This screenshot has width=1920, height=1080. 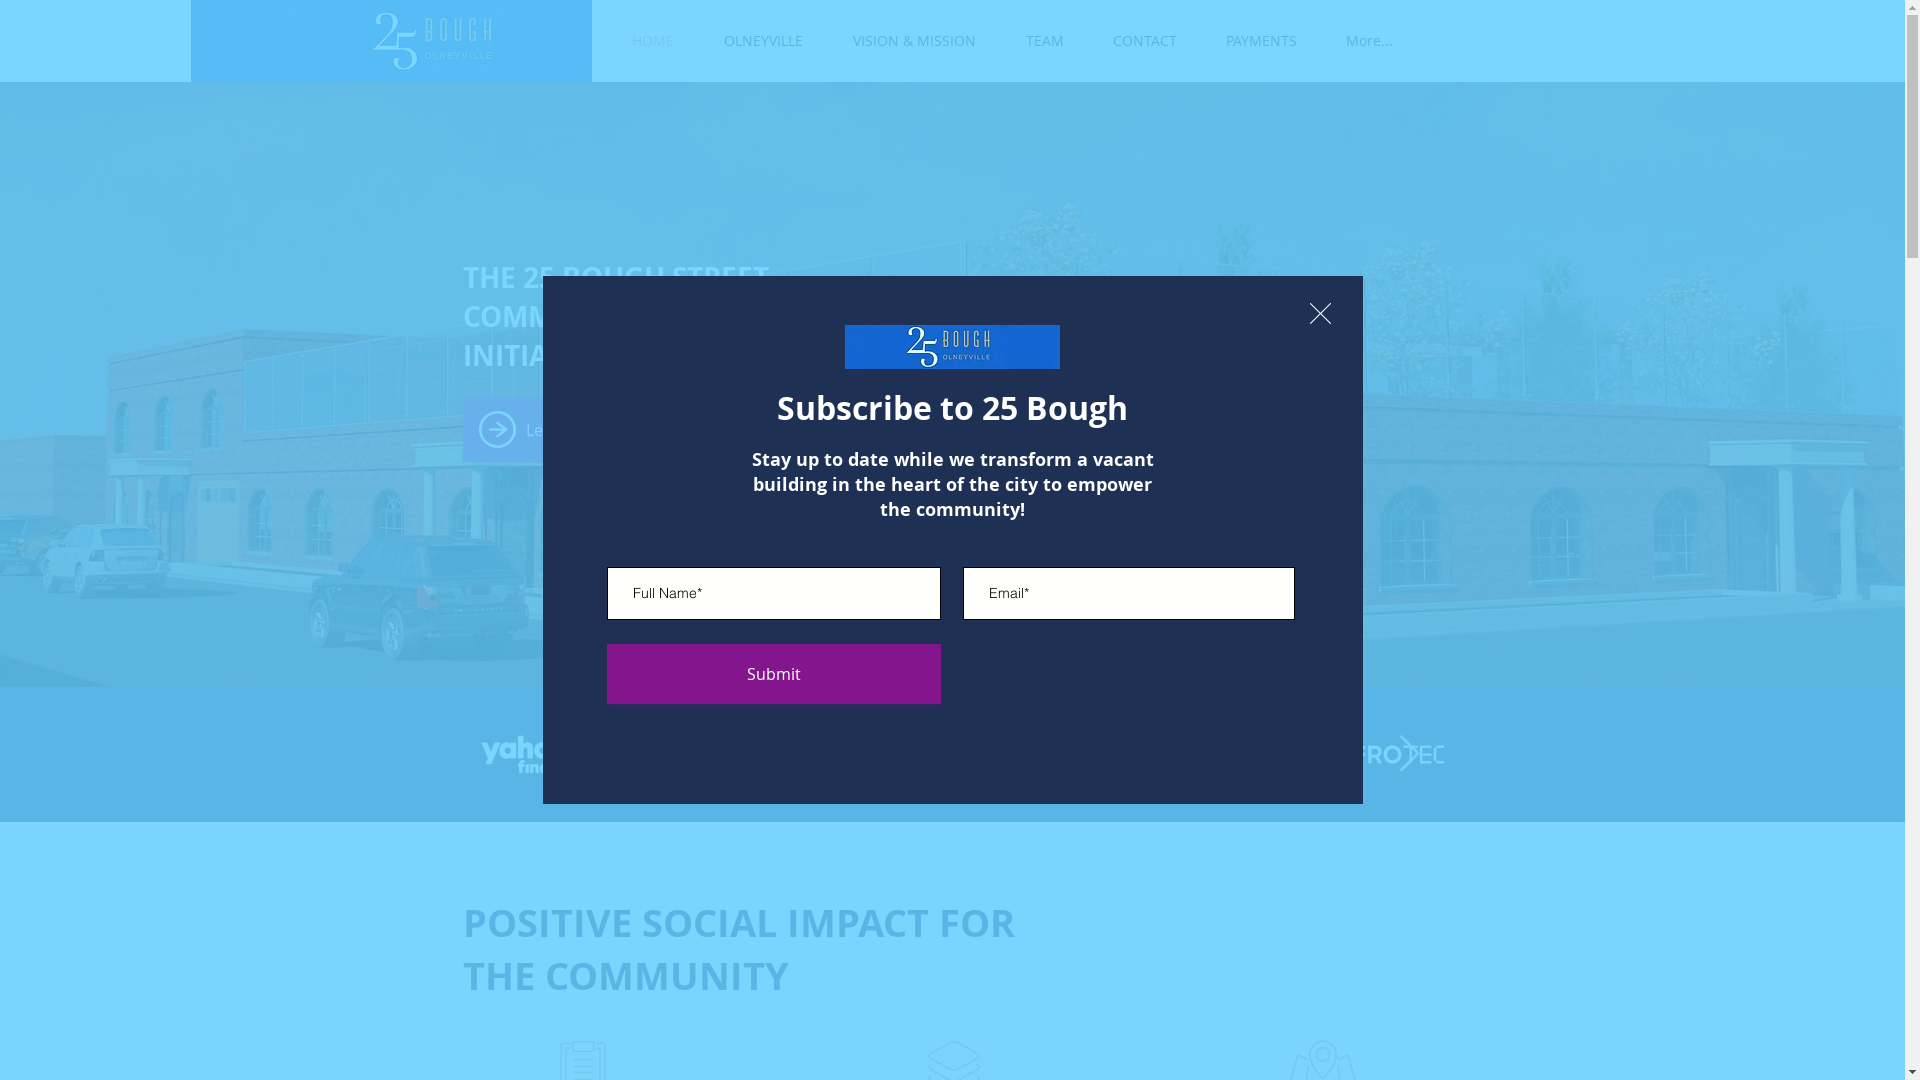 I want to click on 'OLNEYVILLE', so click(x=761, y=41).